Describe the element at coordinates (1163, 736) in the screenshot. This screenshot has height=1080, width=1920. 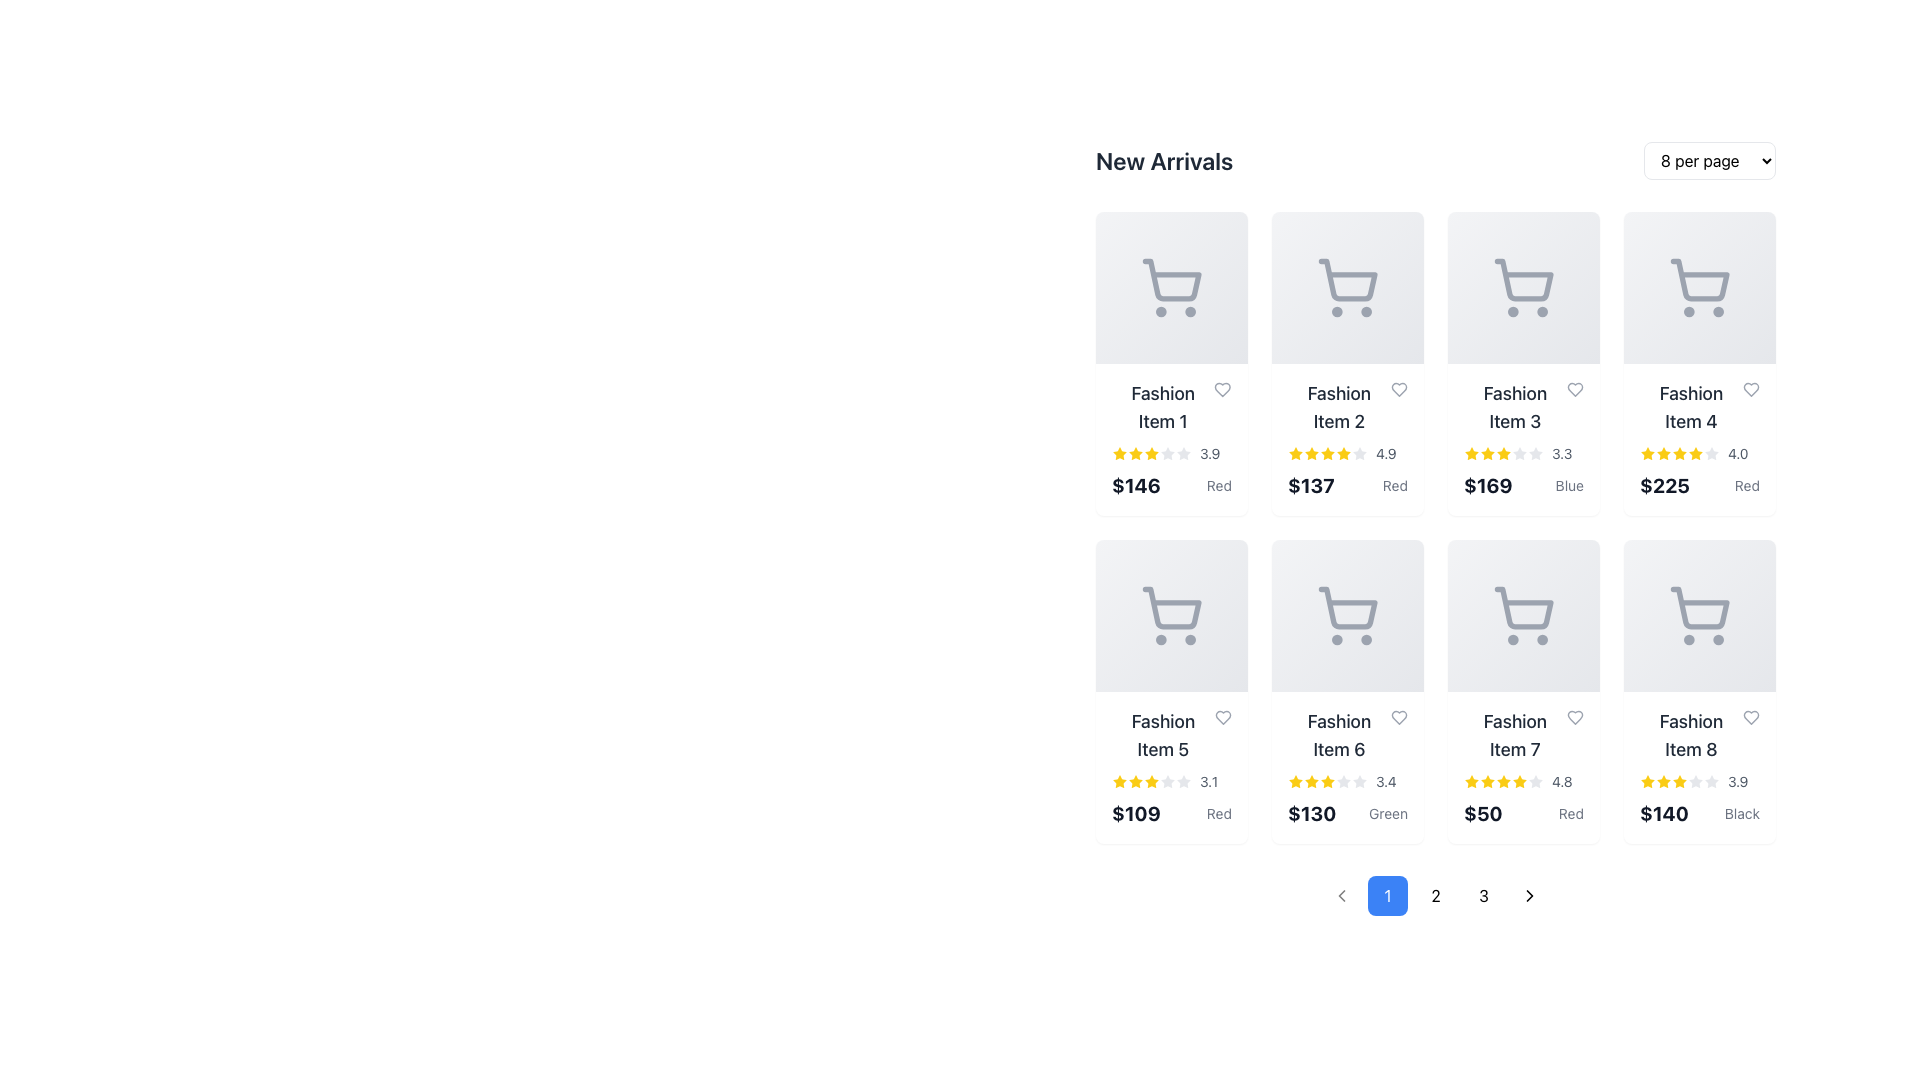
I see `text label displaying 'Fashion Item 5', which is styled in a large bold font and located under the 'New Arrivals' section in the grid layout` at that location.